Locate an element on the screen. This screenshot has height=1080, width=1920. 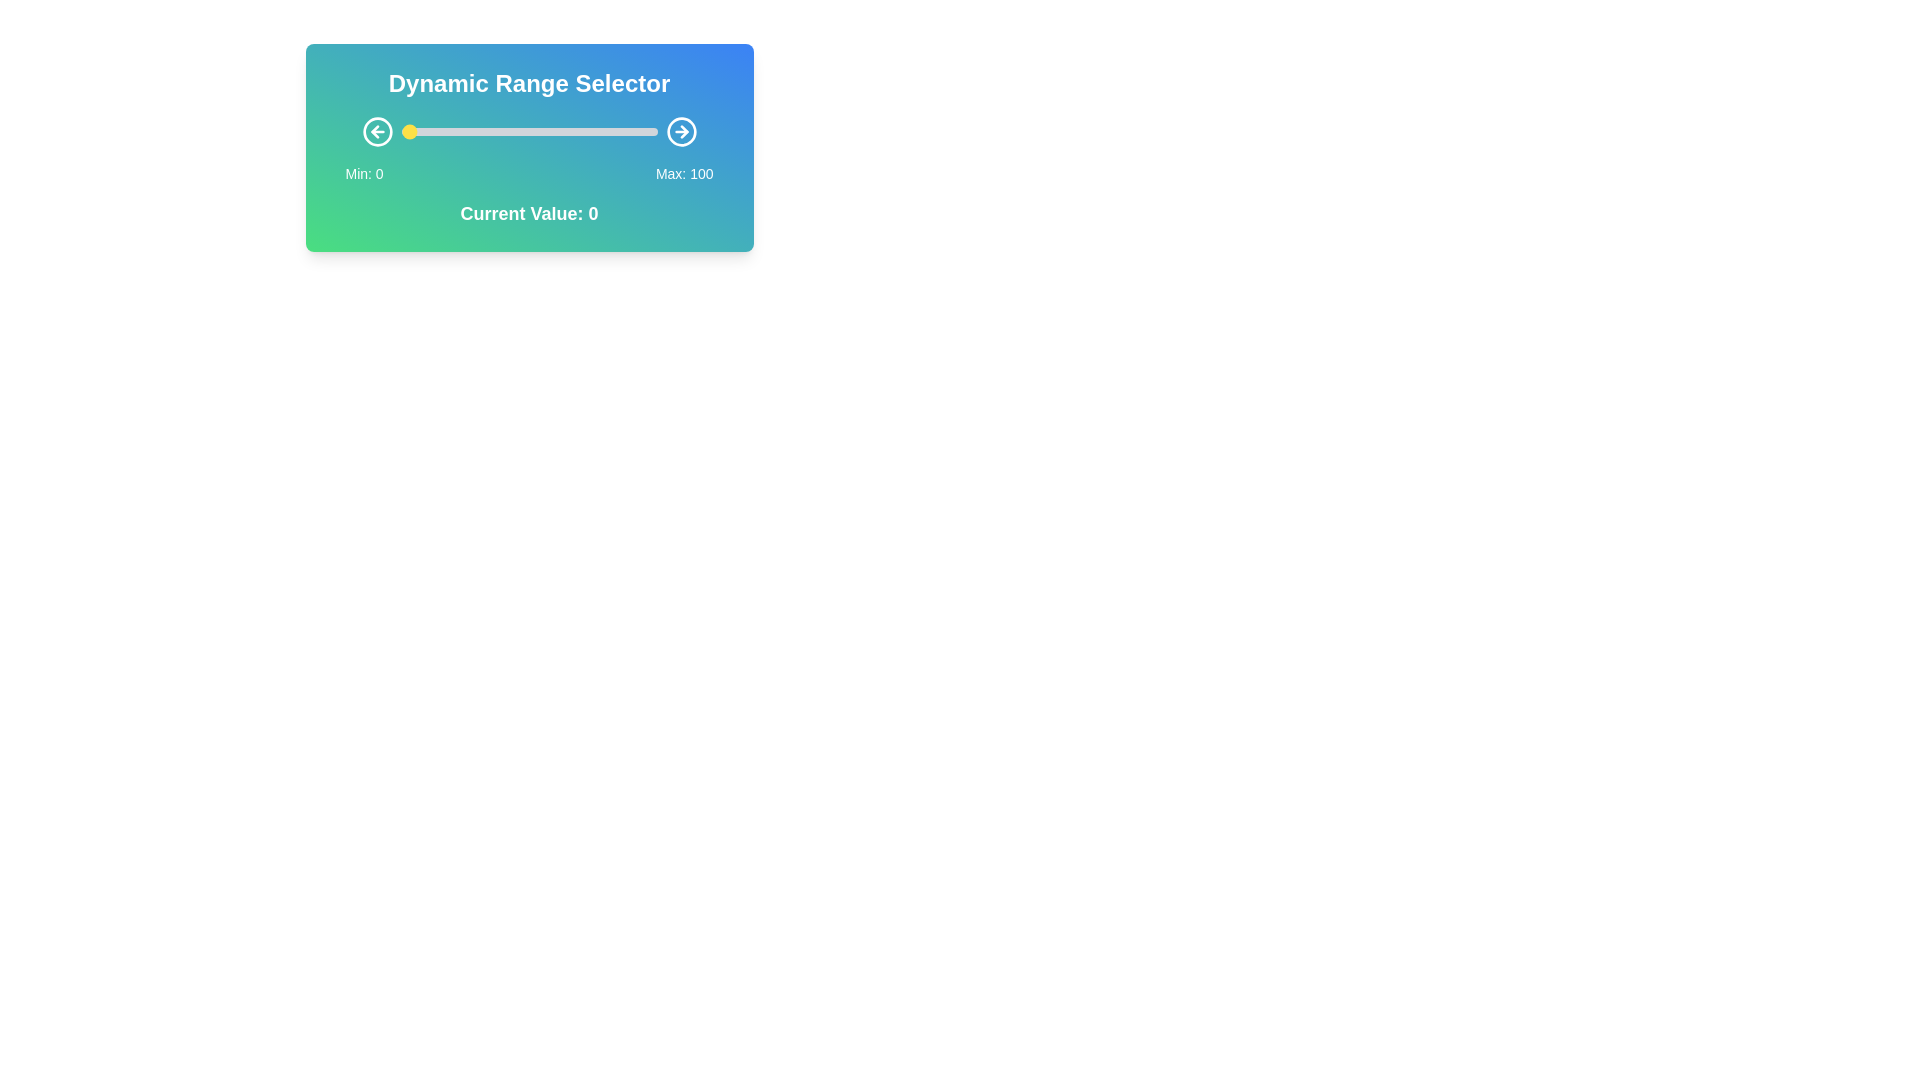
the left arrow button to decrease the slider value is located at coordinates (377, 131).